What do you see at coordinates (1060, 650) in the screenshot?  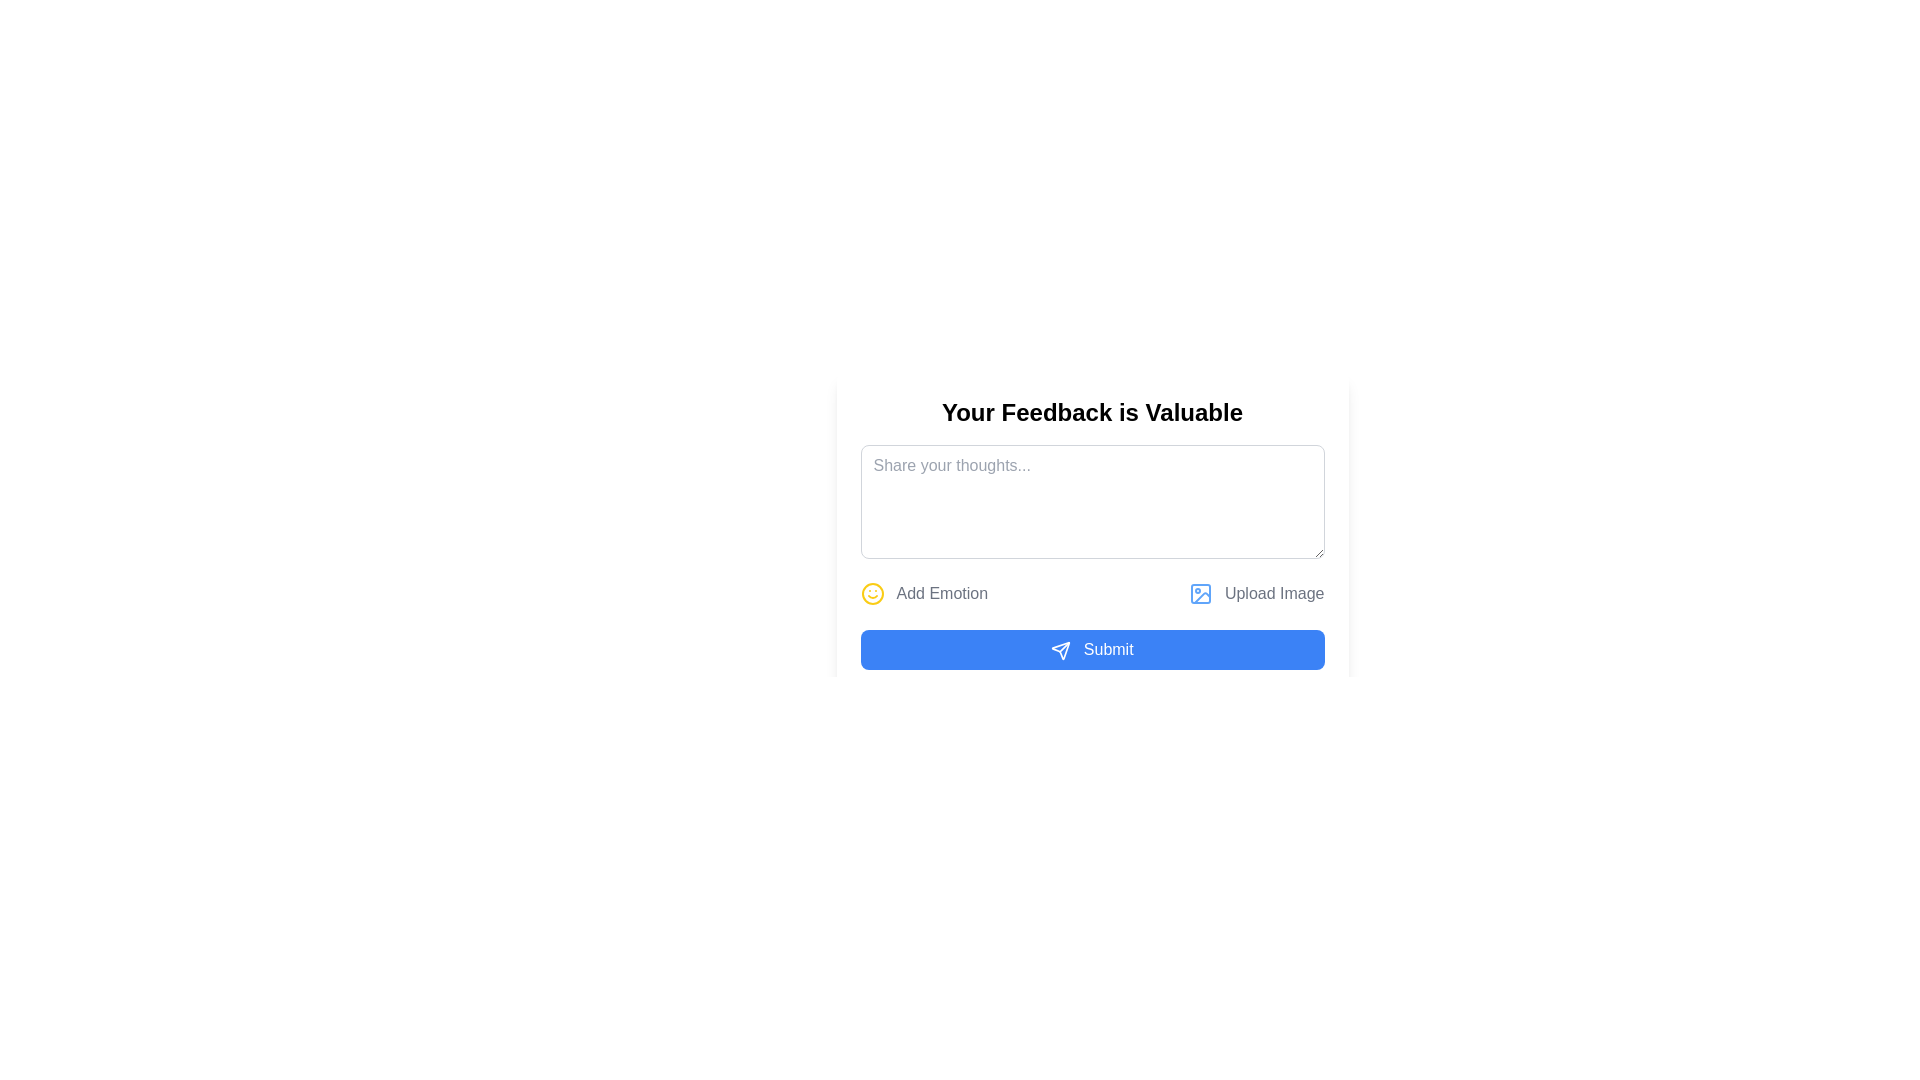 I see `the paper airplane icon representing the 'send' action, located to the left of the 'Submit' text within a blue button at the bottom center of the interface` at bounding box center [1060, 650].